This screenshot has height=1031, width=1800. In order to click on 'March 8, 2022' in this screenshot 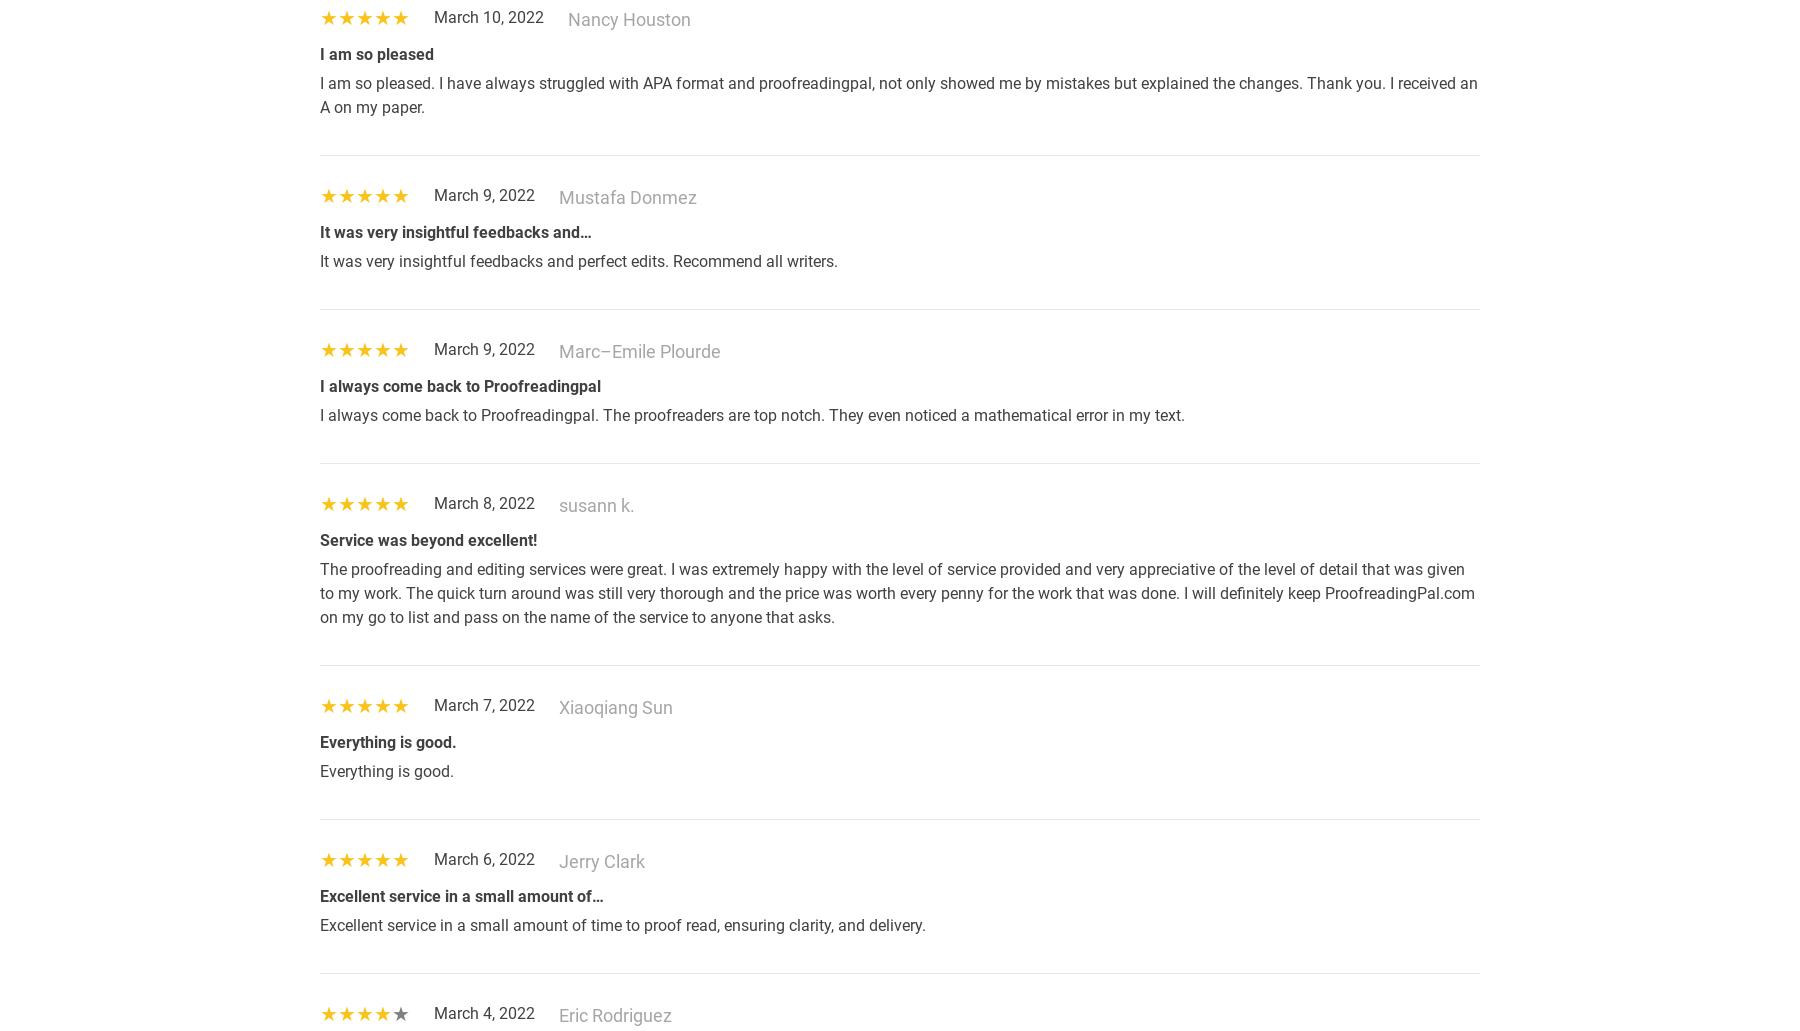, I will do `click(483, 503)`.